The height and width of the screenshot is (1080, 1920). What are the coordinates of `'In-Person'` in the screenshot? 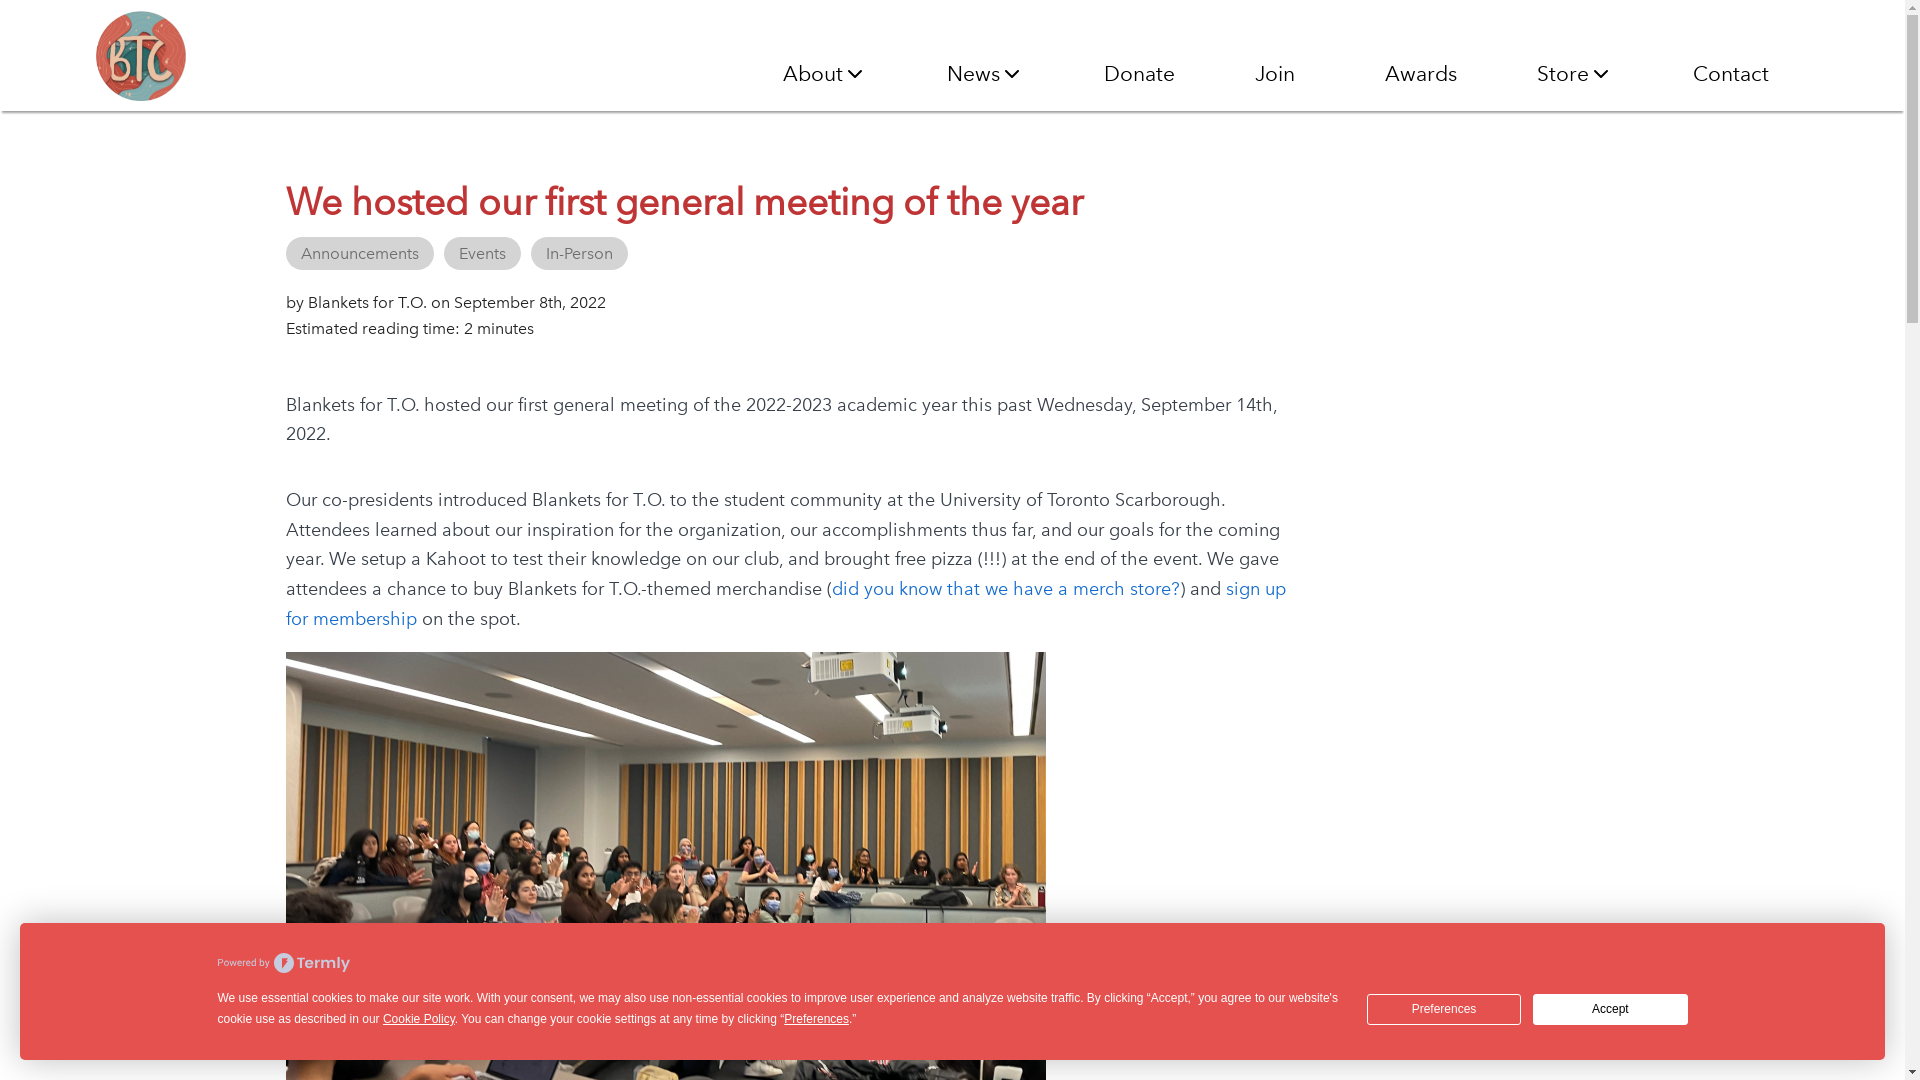 It's located at (578, 252).